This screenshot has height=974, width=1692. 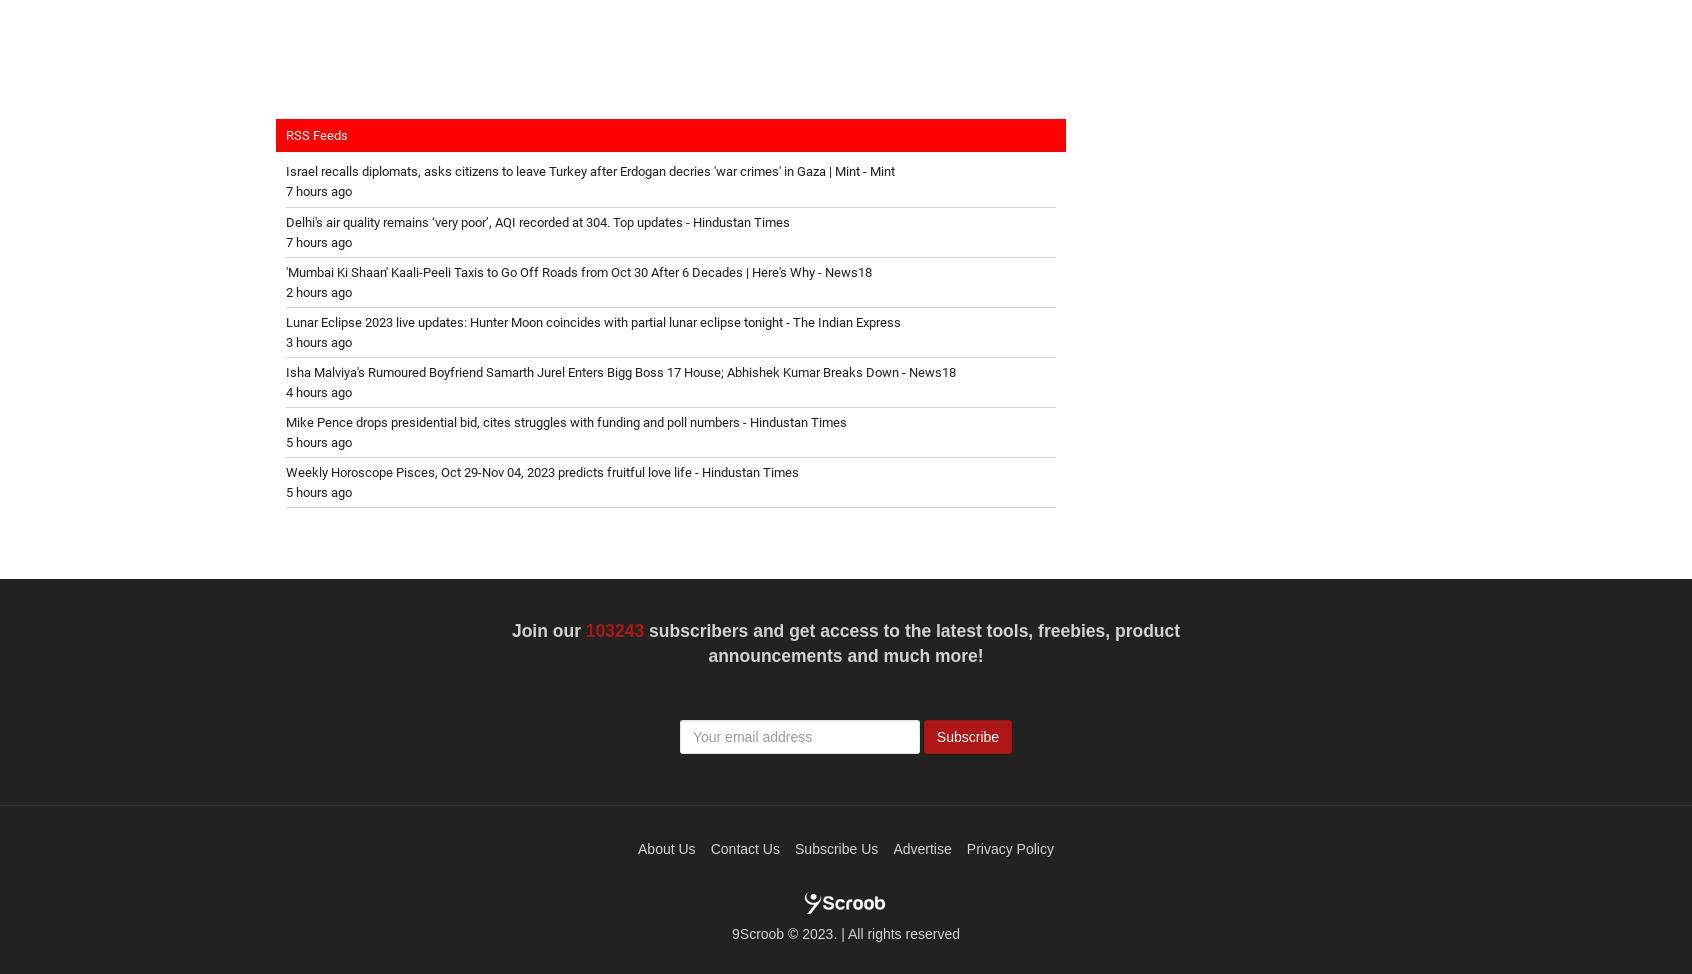 What do you see at coordinates (284, 290) in the screenshot?
I see `'2 hours ago'` at bounding box center [284, 290].